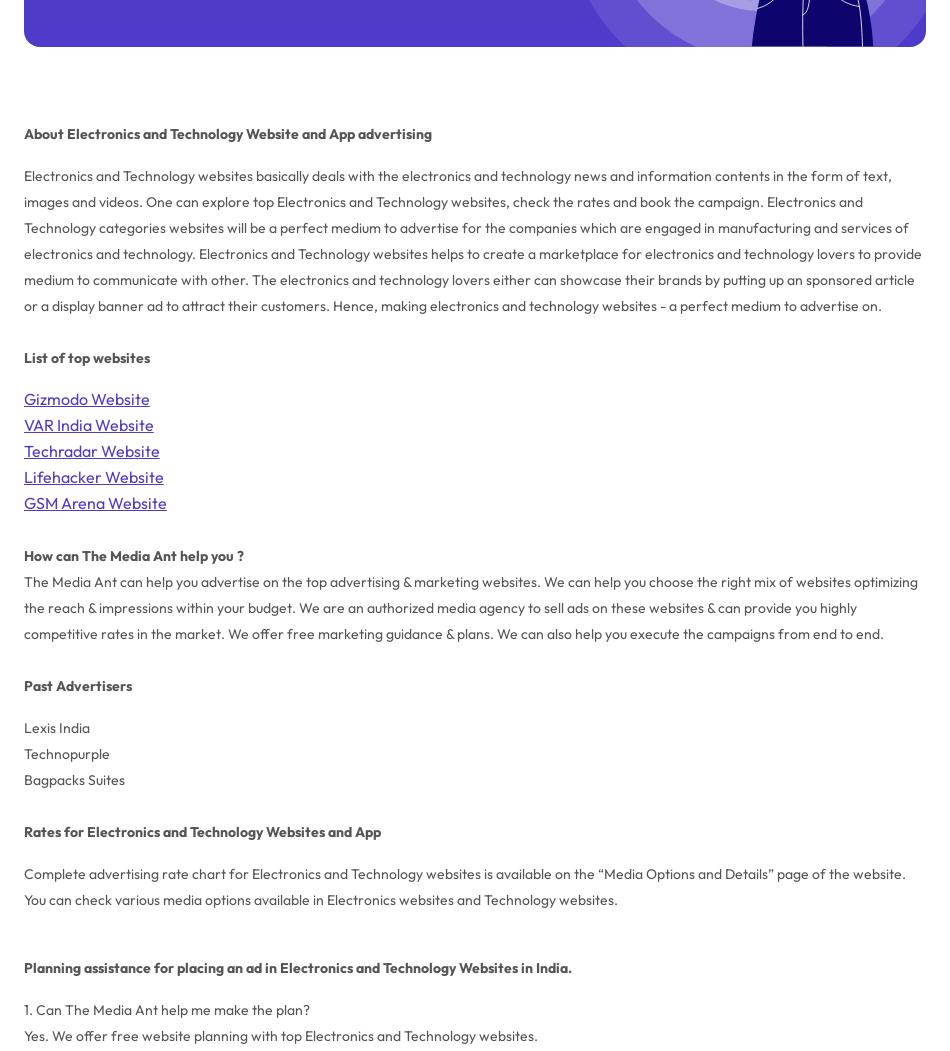 This screenshot has width=950, height=1051. What do you see at coordinates (73, 778) in the screenshot?
I see `'Bagpacks Suites'` at bounding box center [73, 778].